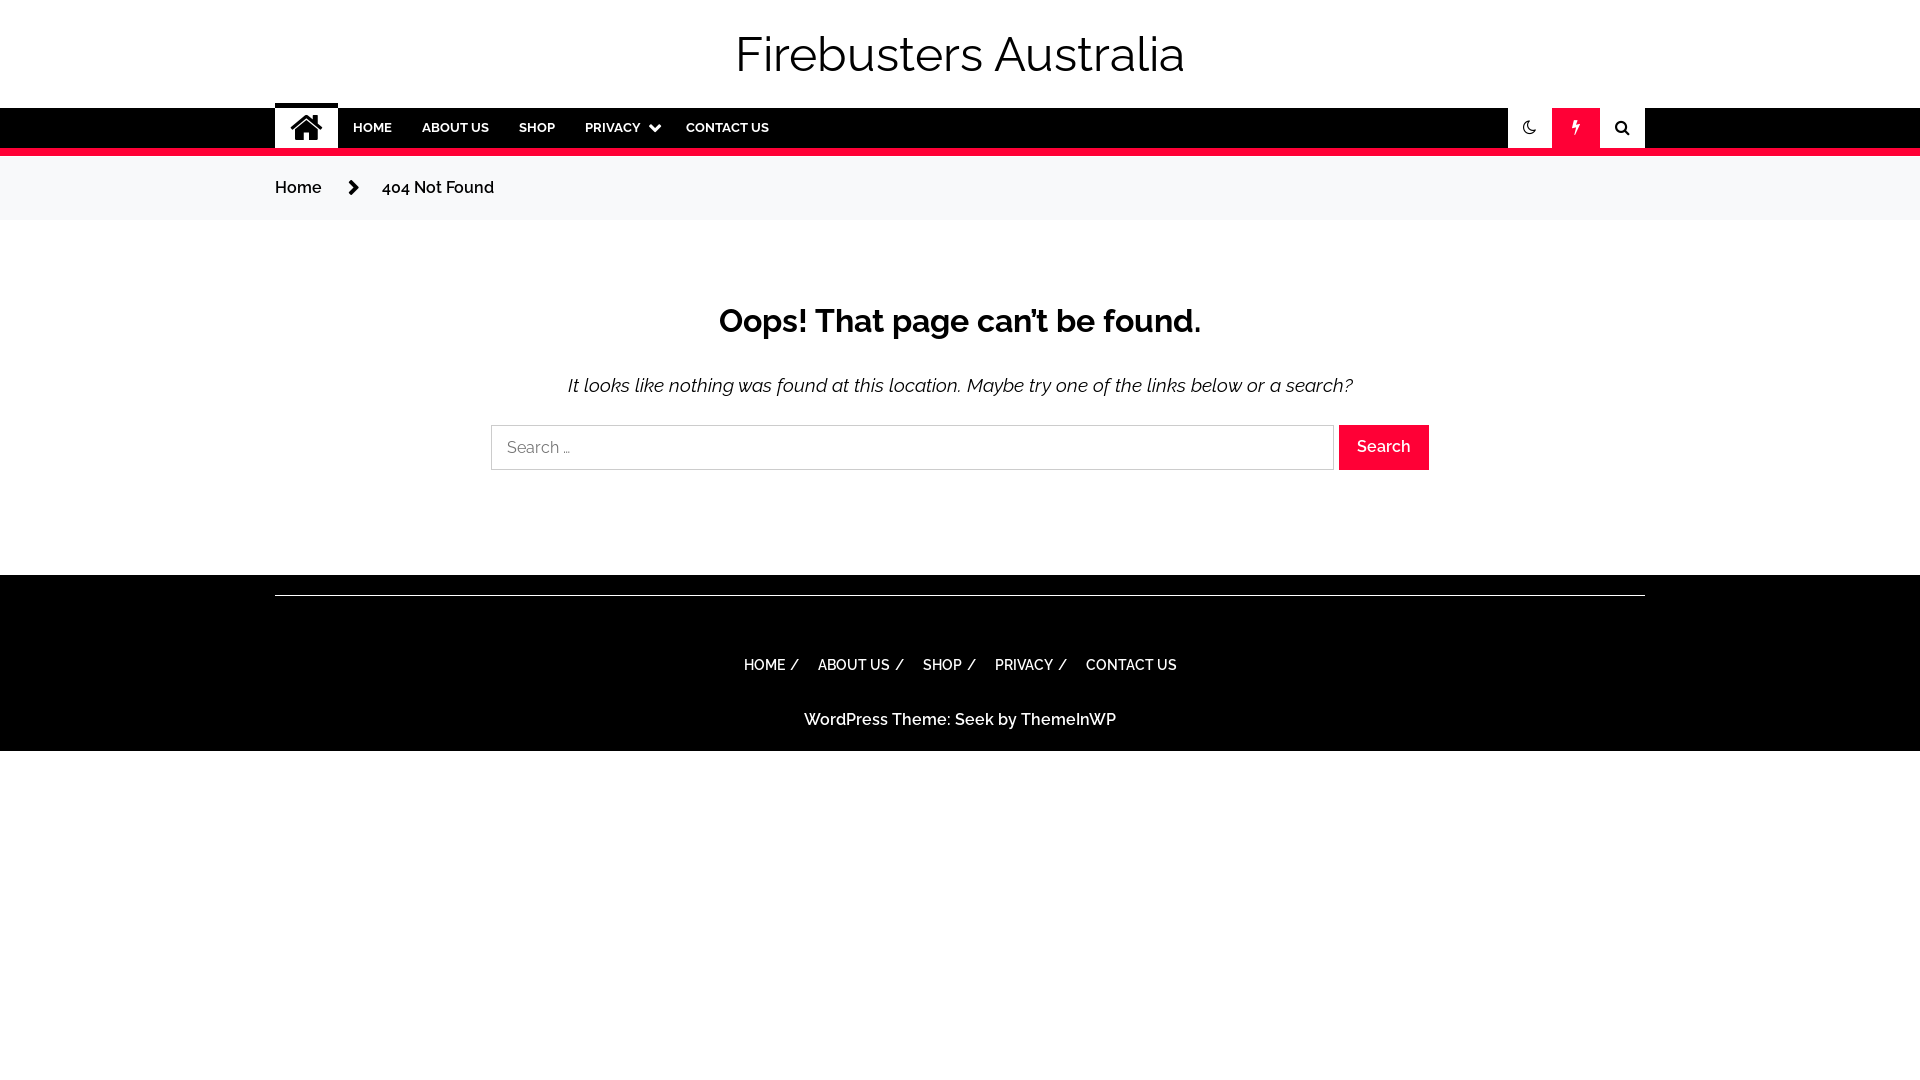 This screenshot has width=1920, height=1080. What do you see at coordinates (983, 664) in the screenshot?
I see `'PRIVACY'` at bounding box center [983, 664].